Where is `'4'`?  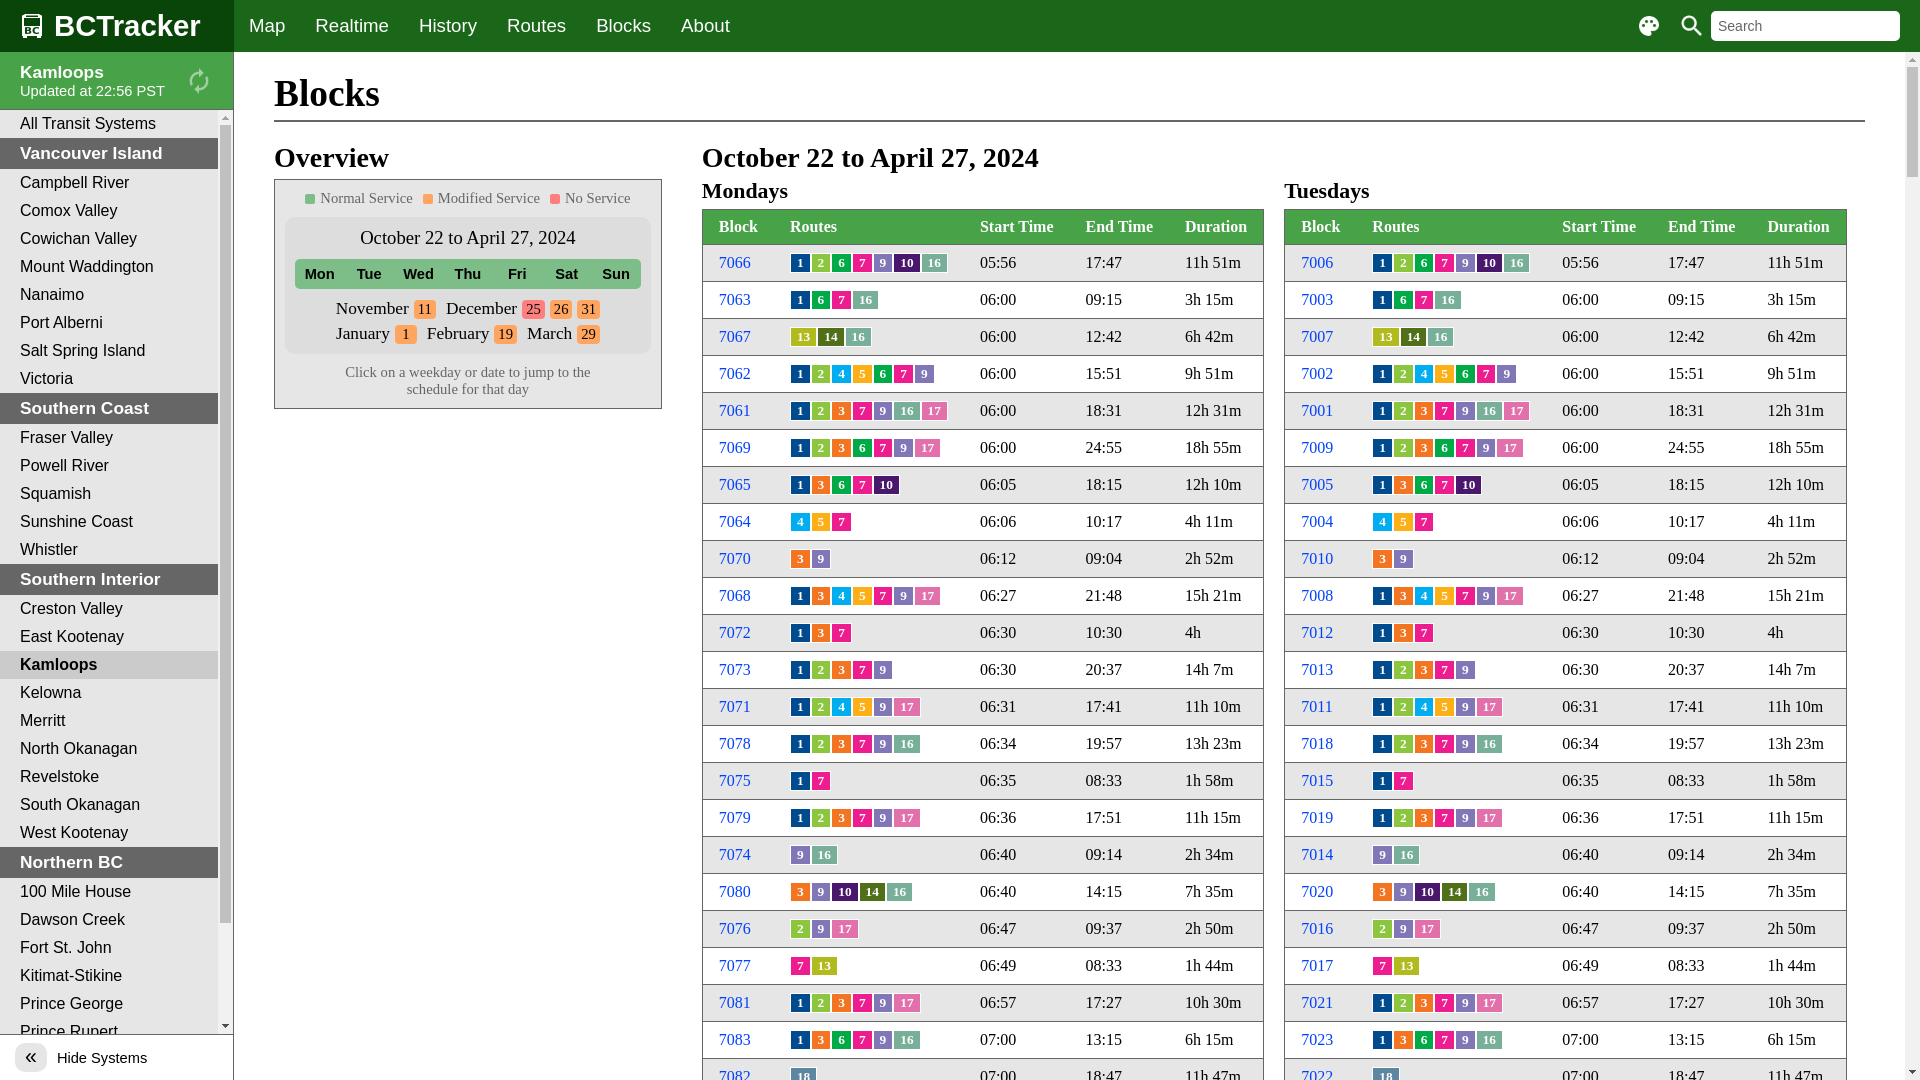 '4' is located at coordinates (1423, 595).